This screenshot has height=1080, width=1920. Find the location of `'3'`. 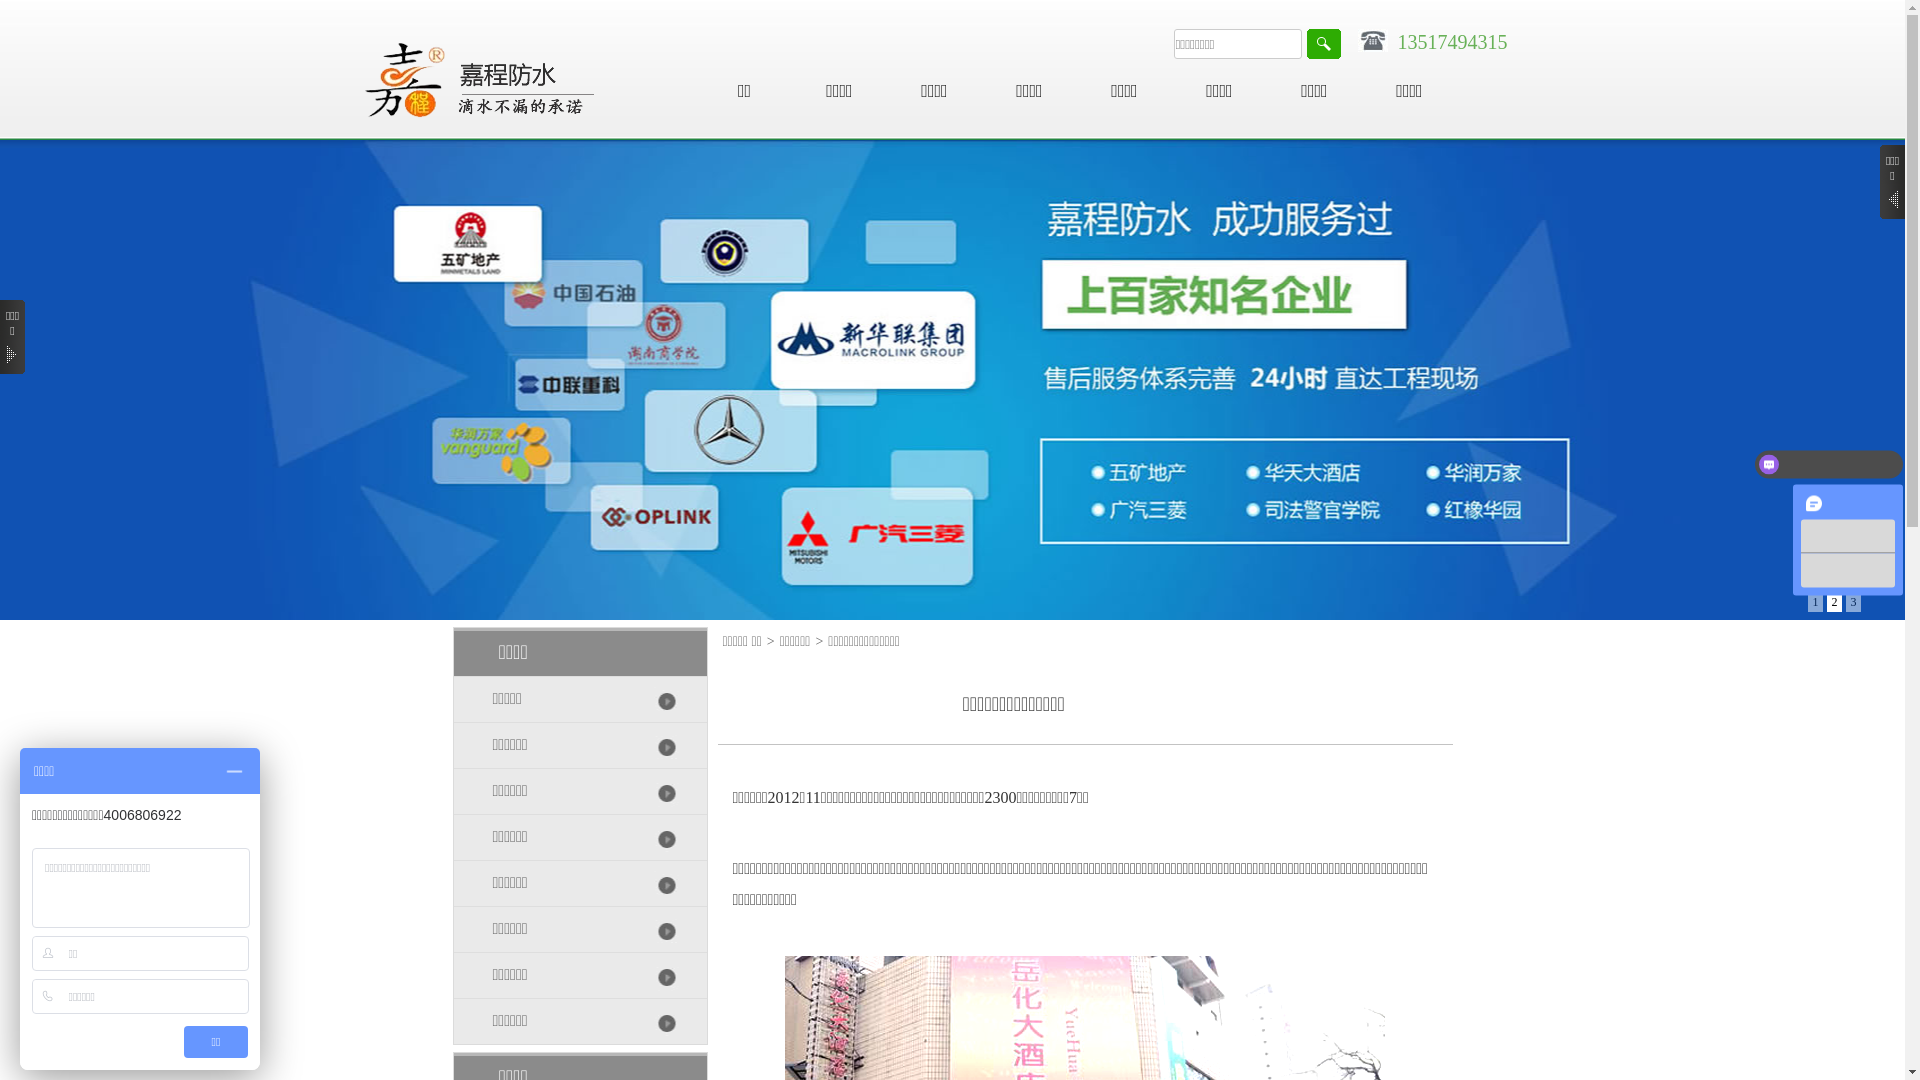

'3' is located at coordinates (1845, 602).